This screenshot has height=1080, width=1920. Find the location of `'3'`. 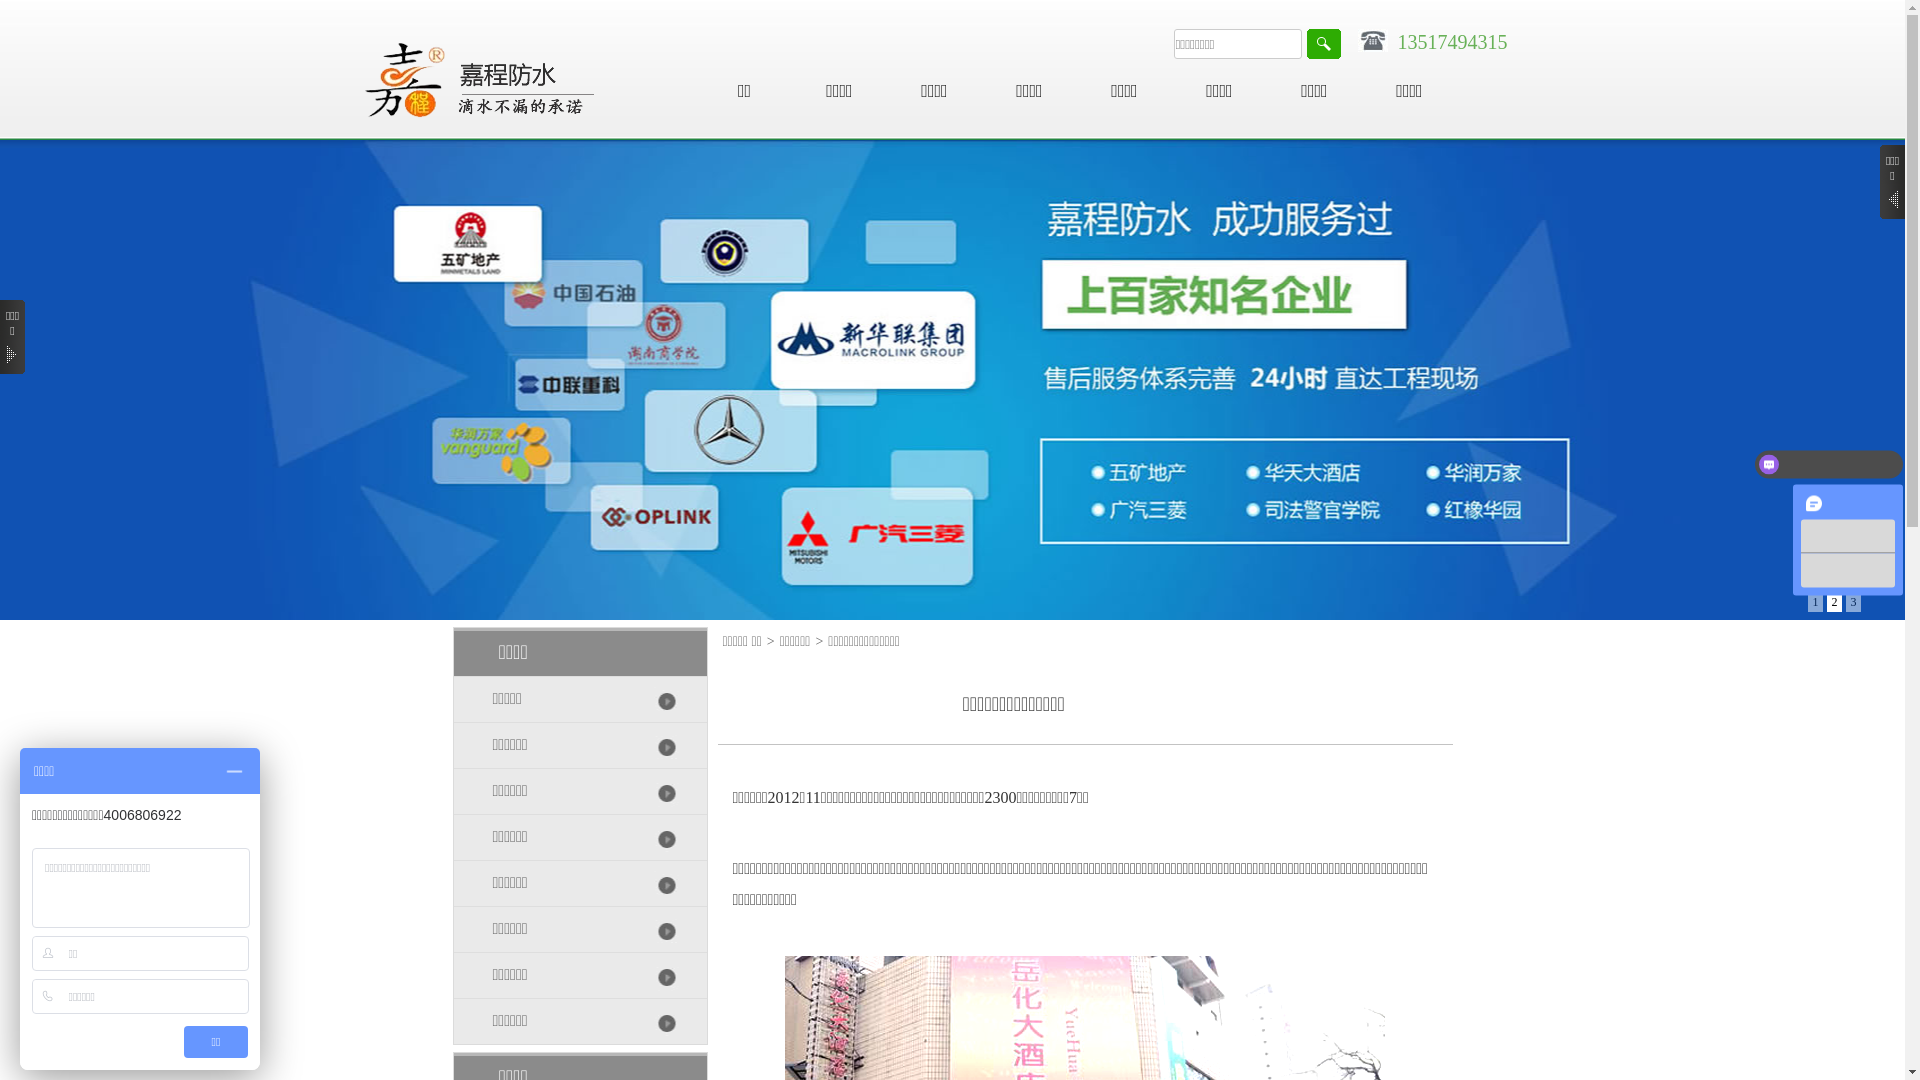

'3' is located at coordinates (1845, 602).